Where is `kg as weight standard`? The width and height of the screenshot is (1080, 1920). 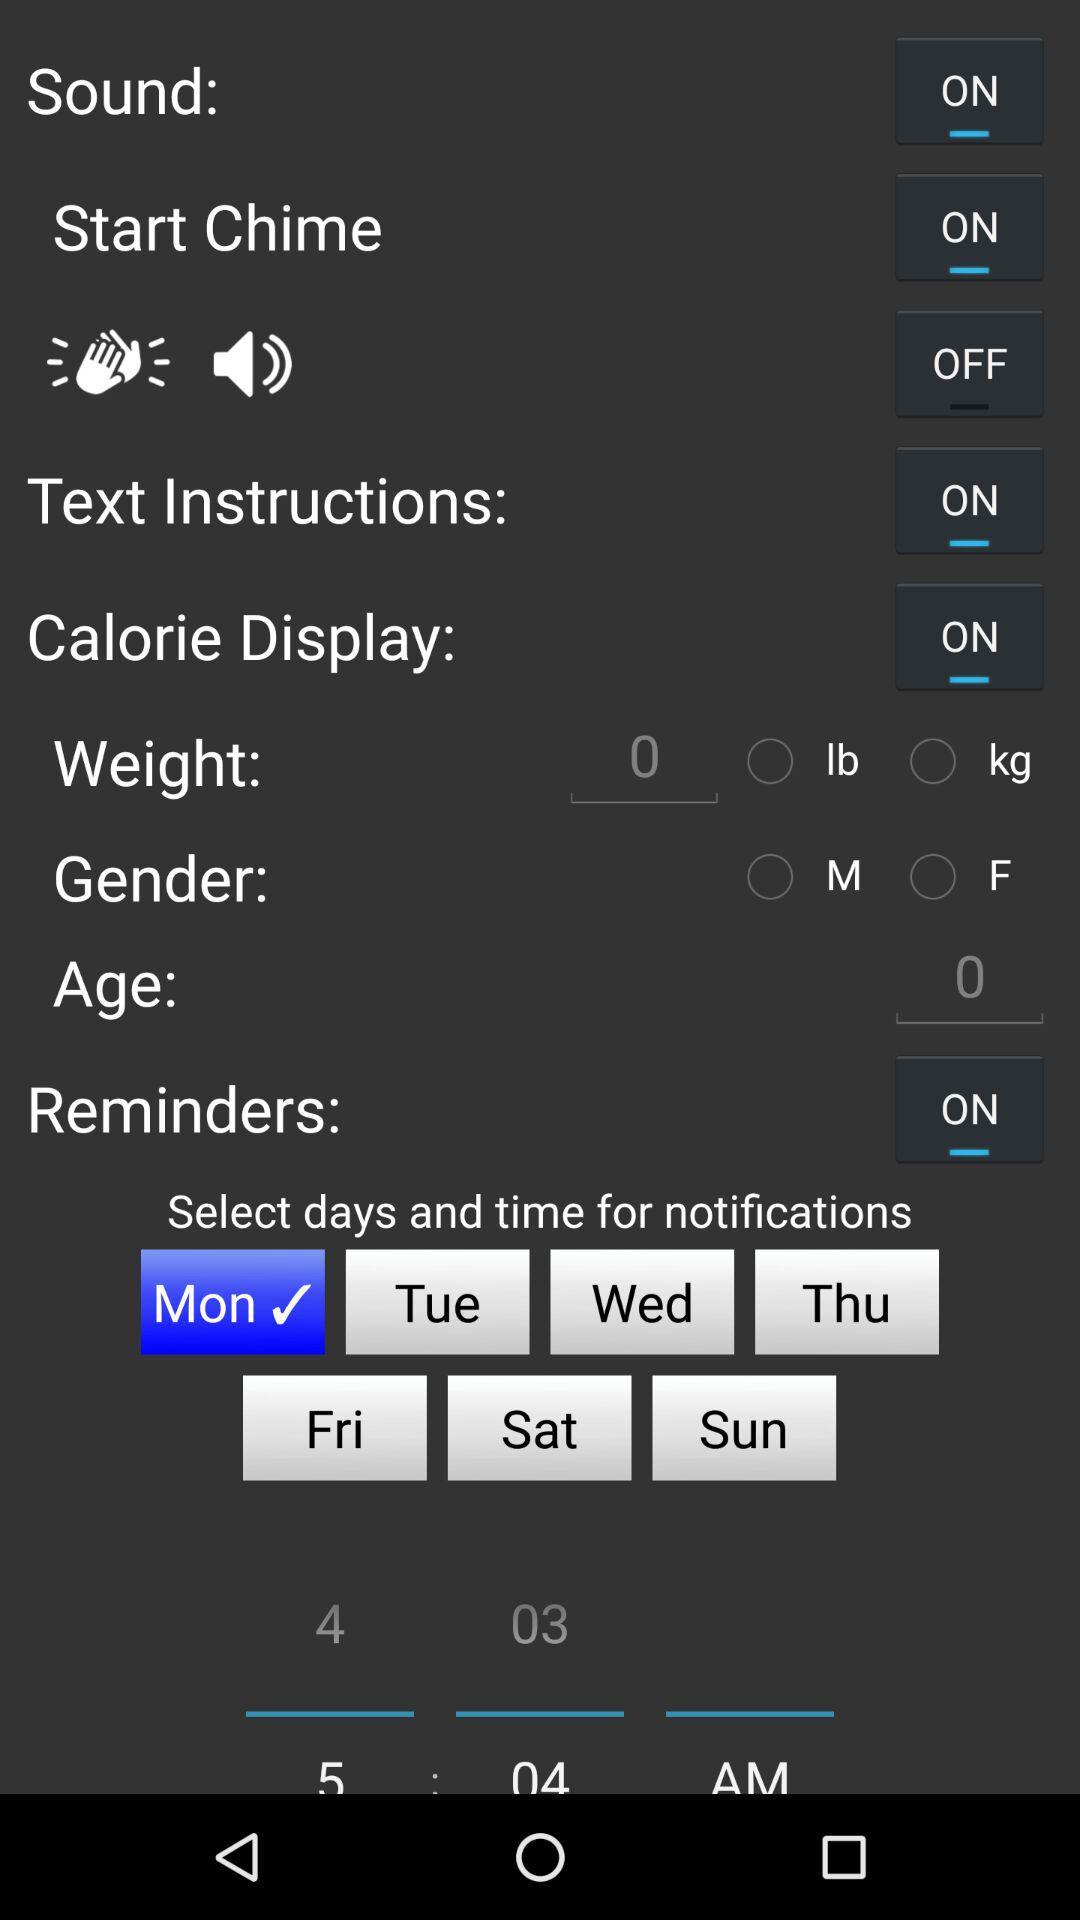
kg as weight standard is located at coordinates (938, 760).